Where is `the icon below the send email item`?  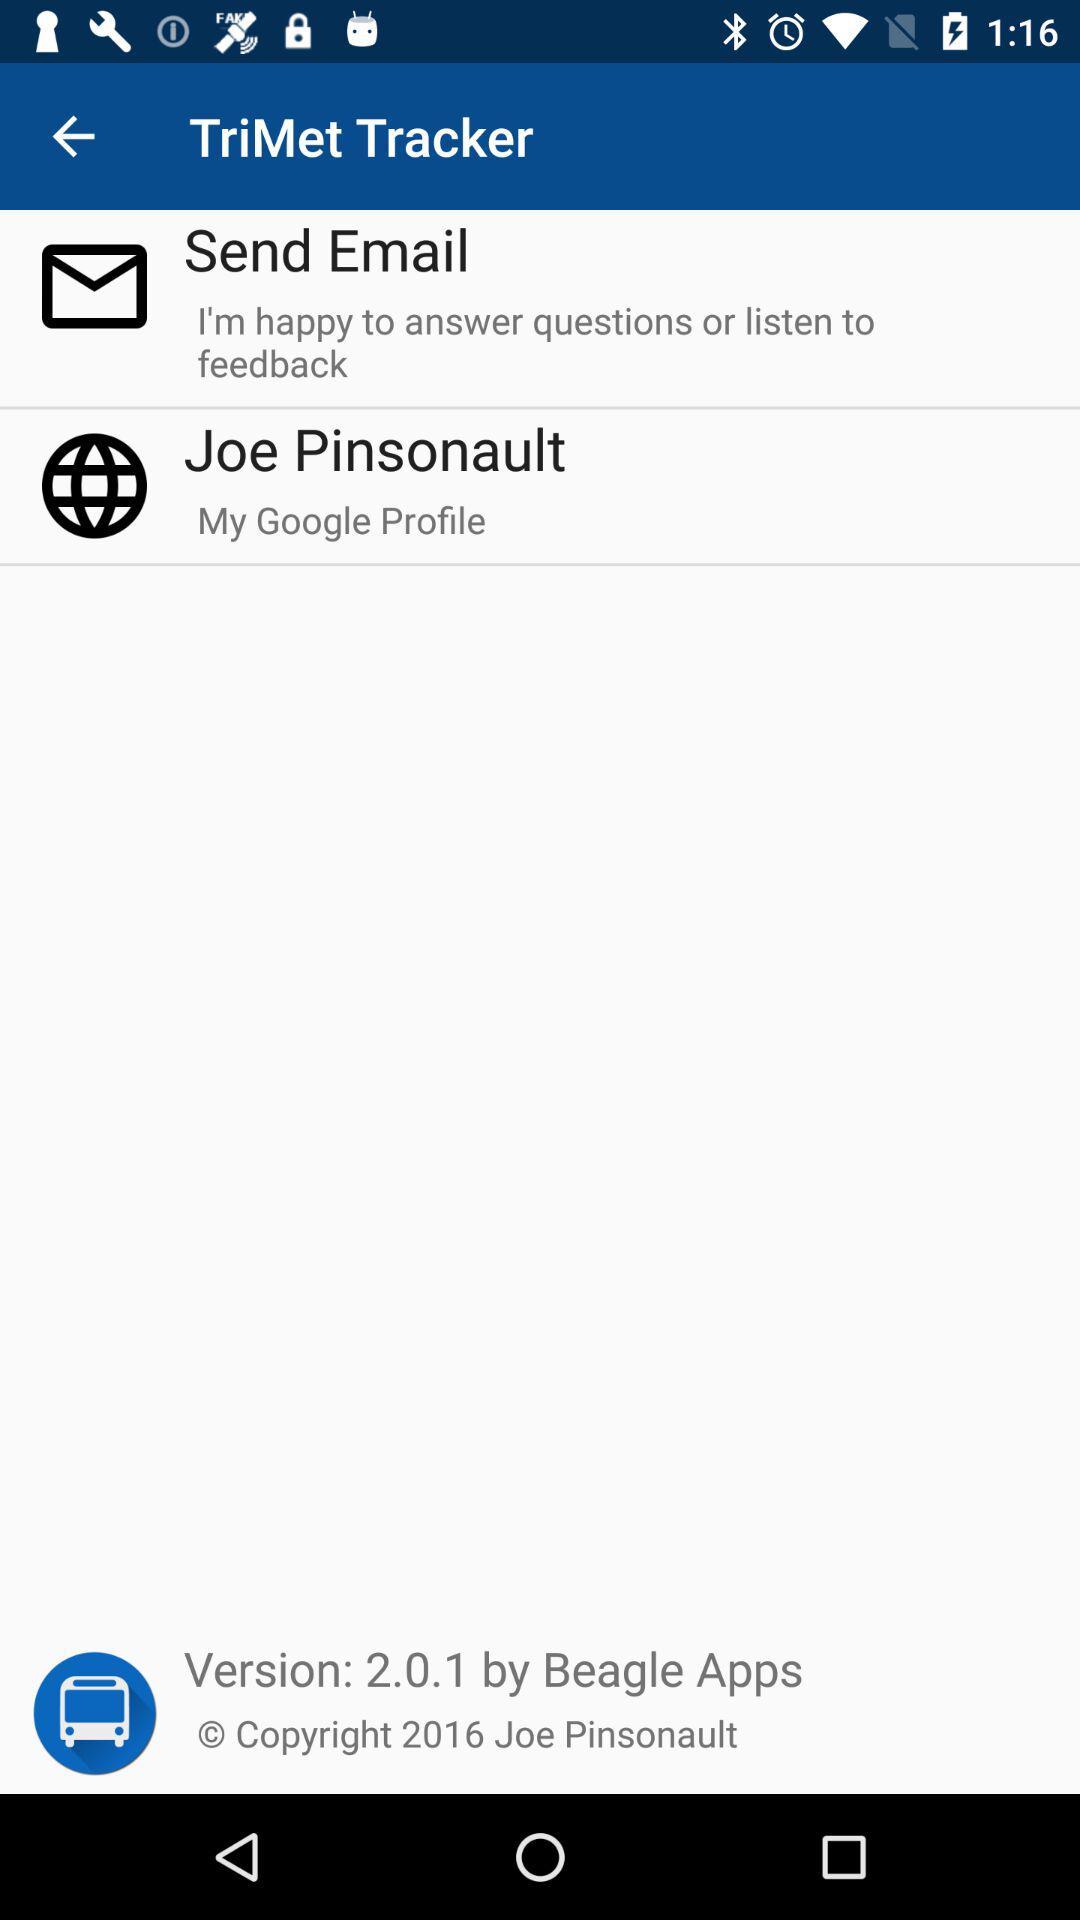 the icon below the send email item is located at coordinates (611, 350).